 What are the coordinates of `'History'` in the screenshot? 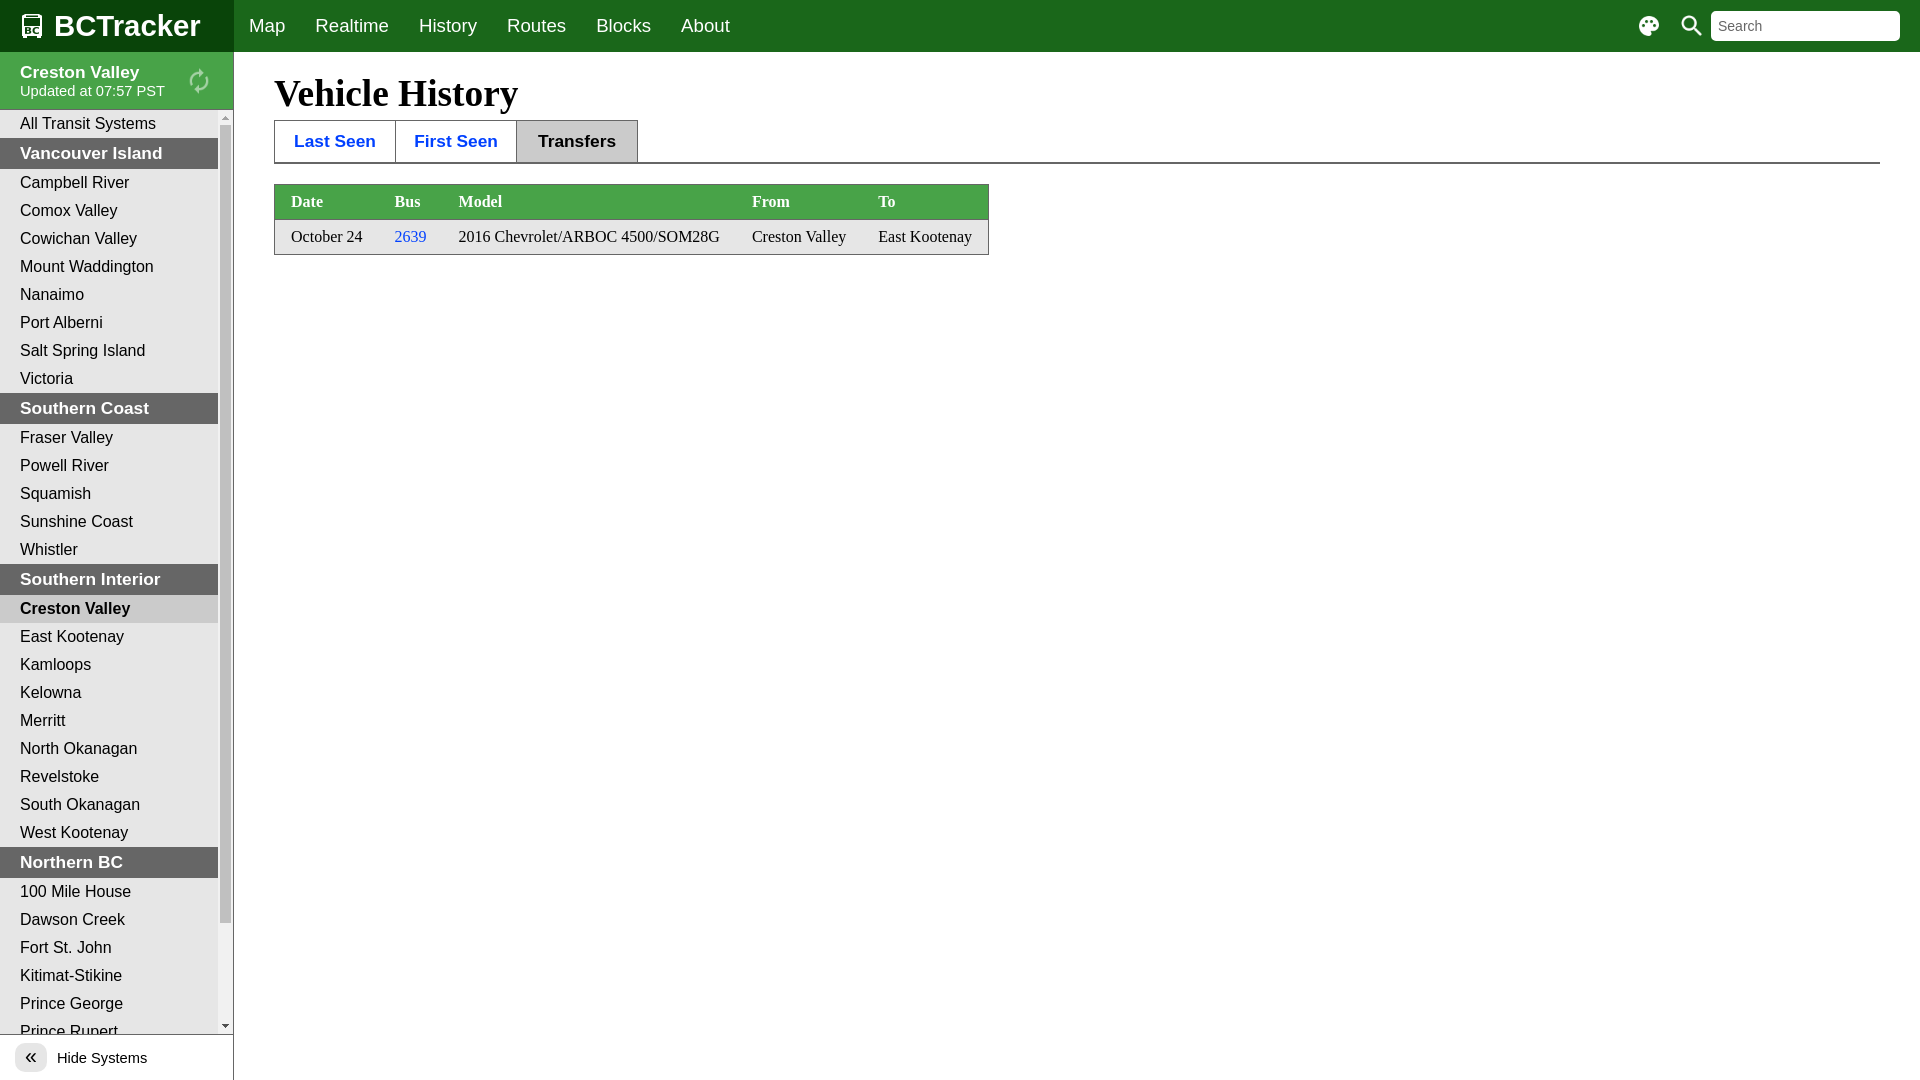 It's located at (446, 26).